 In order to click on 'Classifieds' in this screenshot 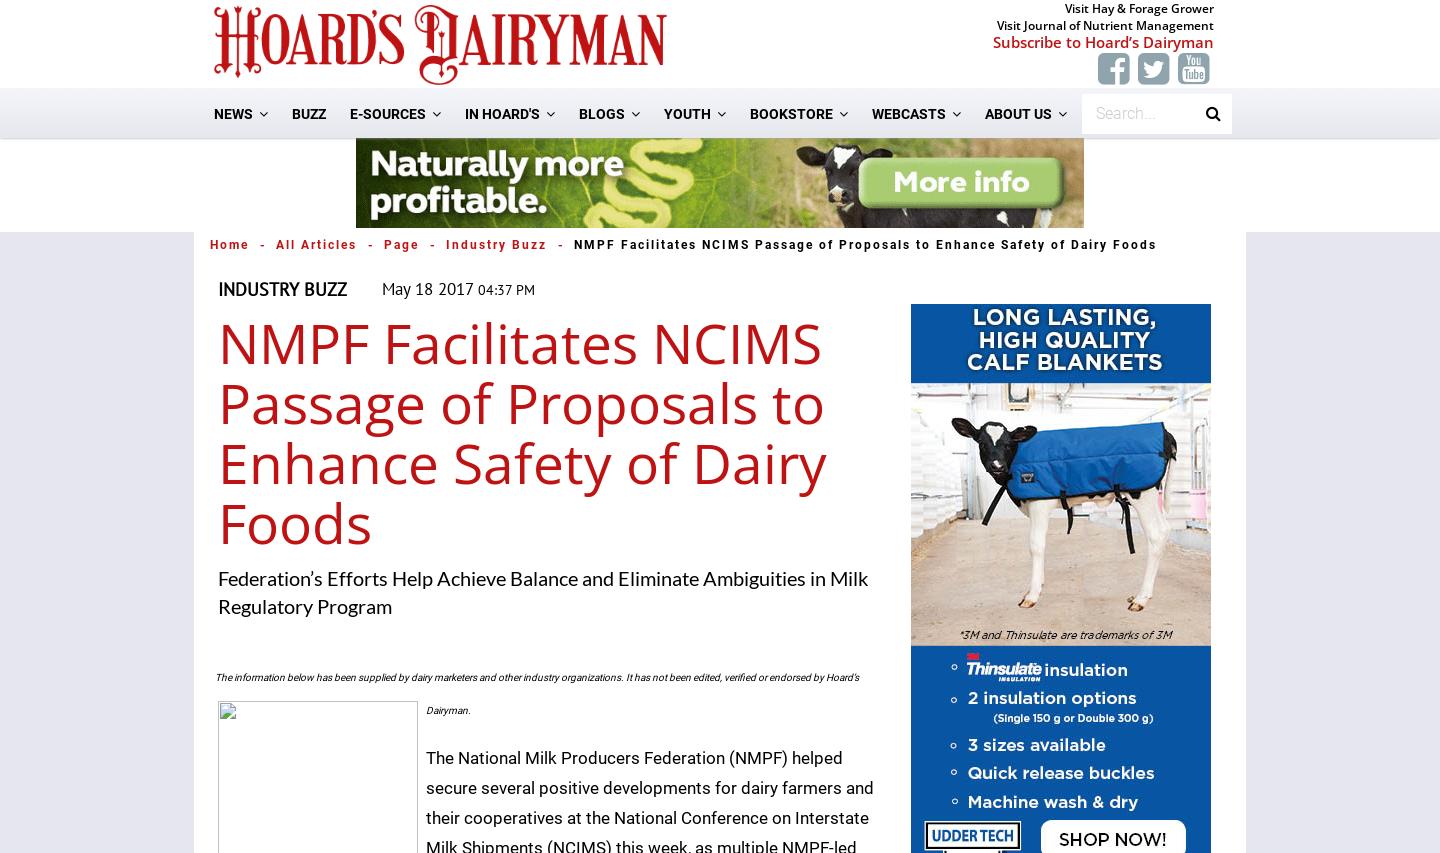, I will do `click(524, 392)`.